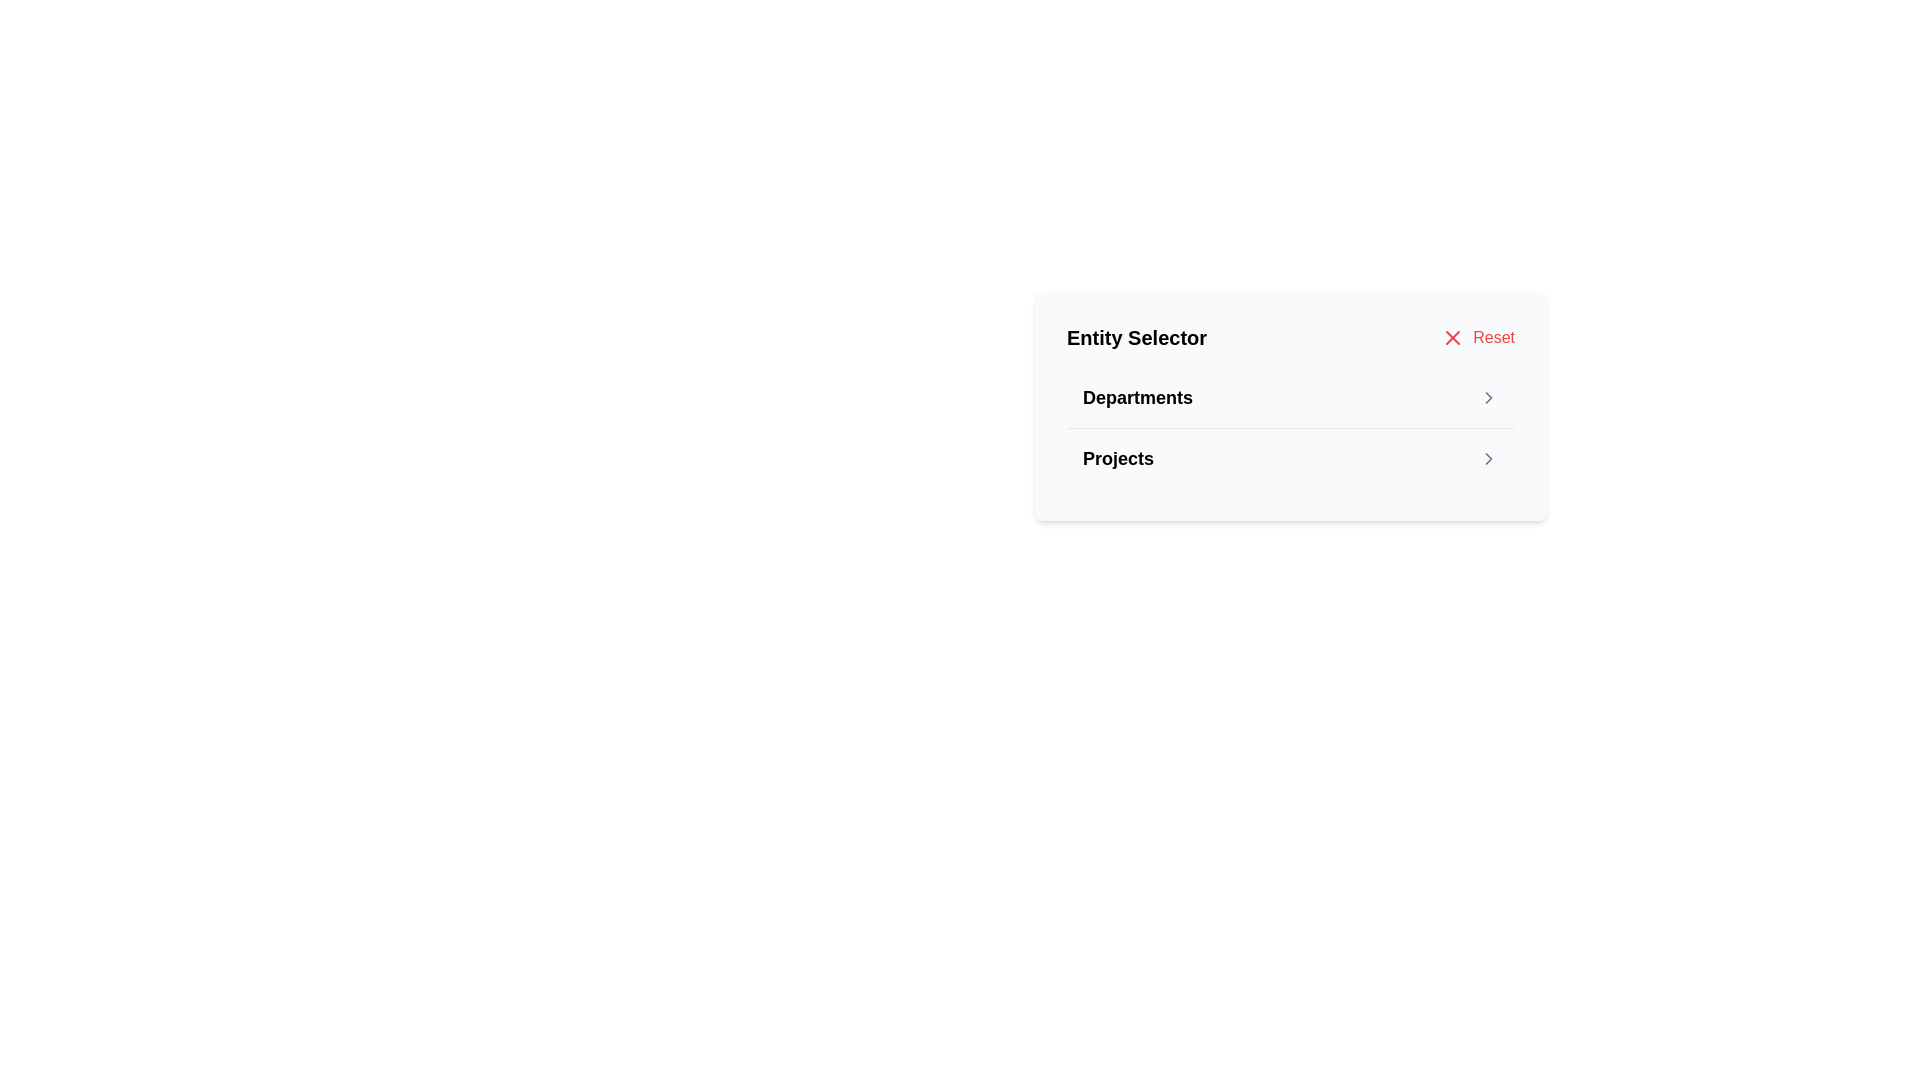 The height and width of the screenshot is (1080, 1920). What do you see at coordinates (1117, 459) in the screenshot?
I see `the bold black text label reading 'Projects', which is styled with a larger font size and positioned in the bottom row of a white card interface, aligned below the 'Departments' label` at bounding box center [1117, 459].